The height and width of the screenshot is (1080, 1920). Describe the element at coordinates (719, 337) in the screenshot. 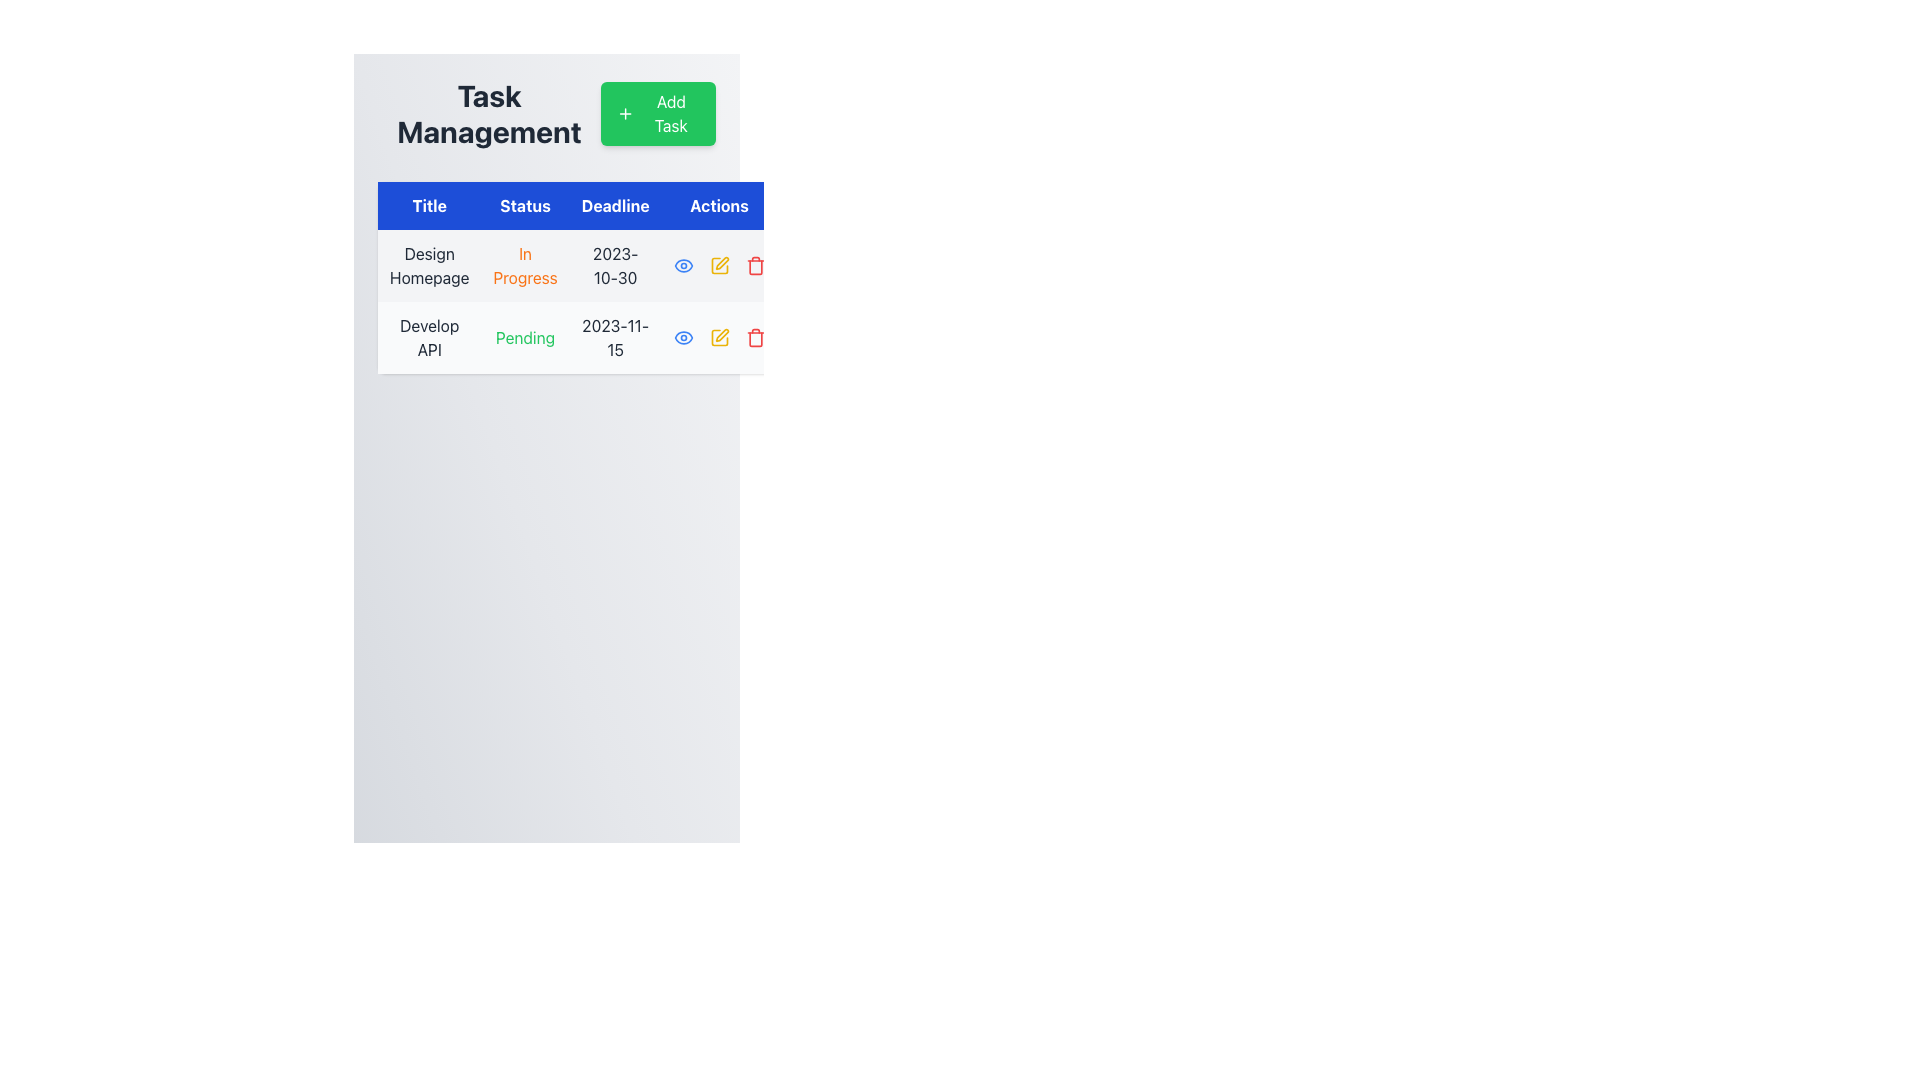

I see `the group of buttons in the fourth cell of the 'Actions' column in the second row of the table` at that location.